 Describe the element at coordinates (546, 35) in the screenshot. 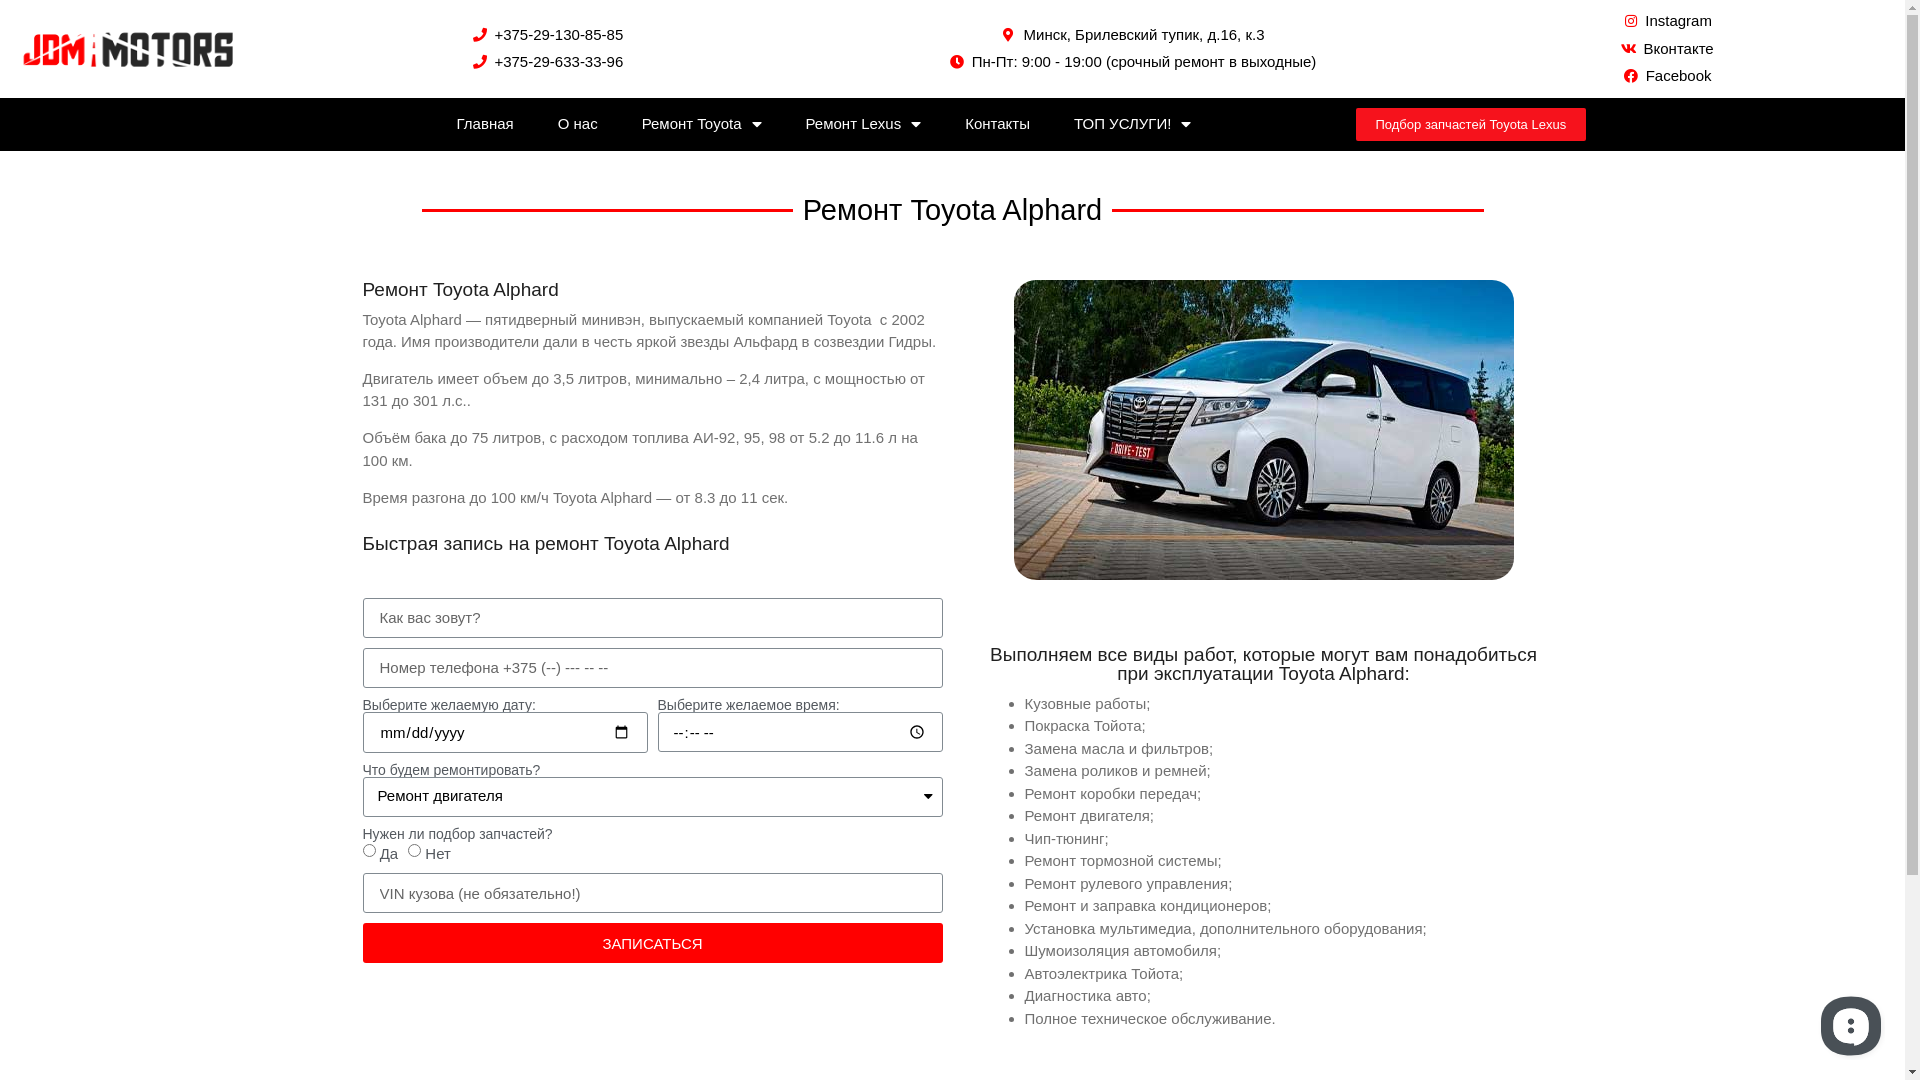

I see `'+375-29-130-85-85'` at that location.